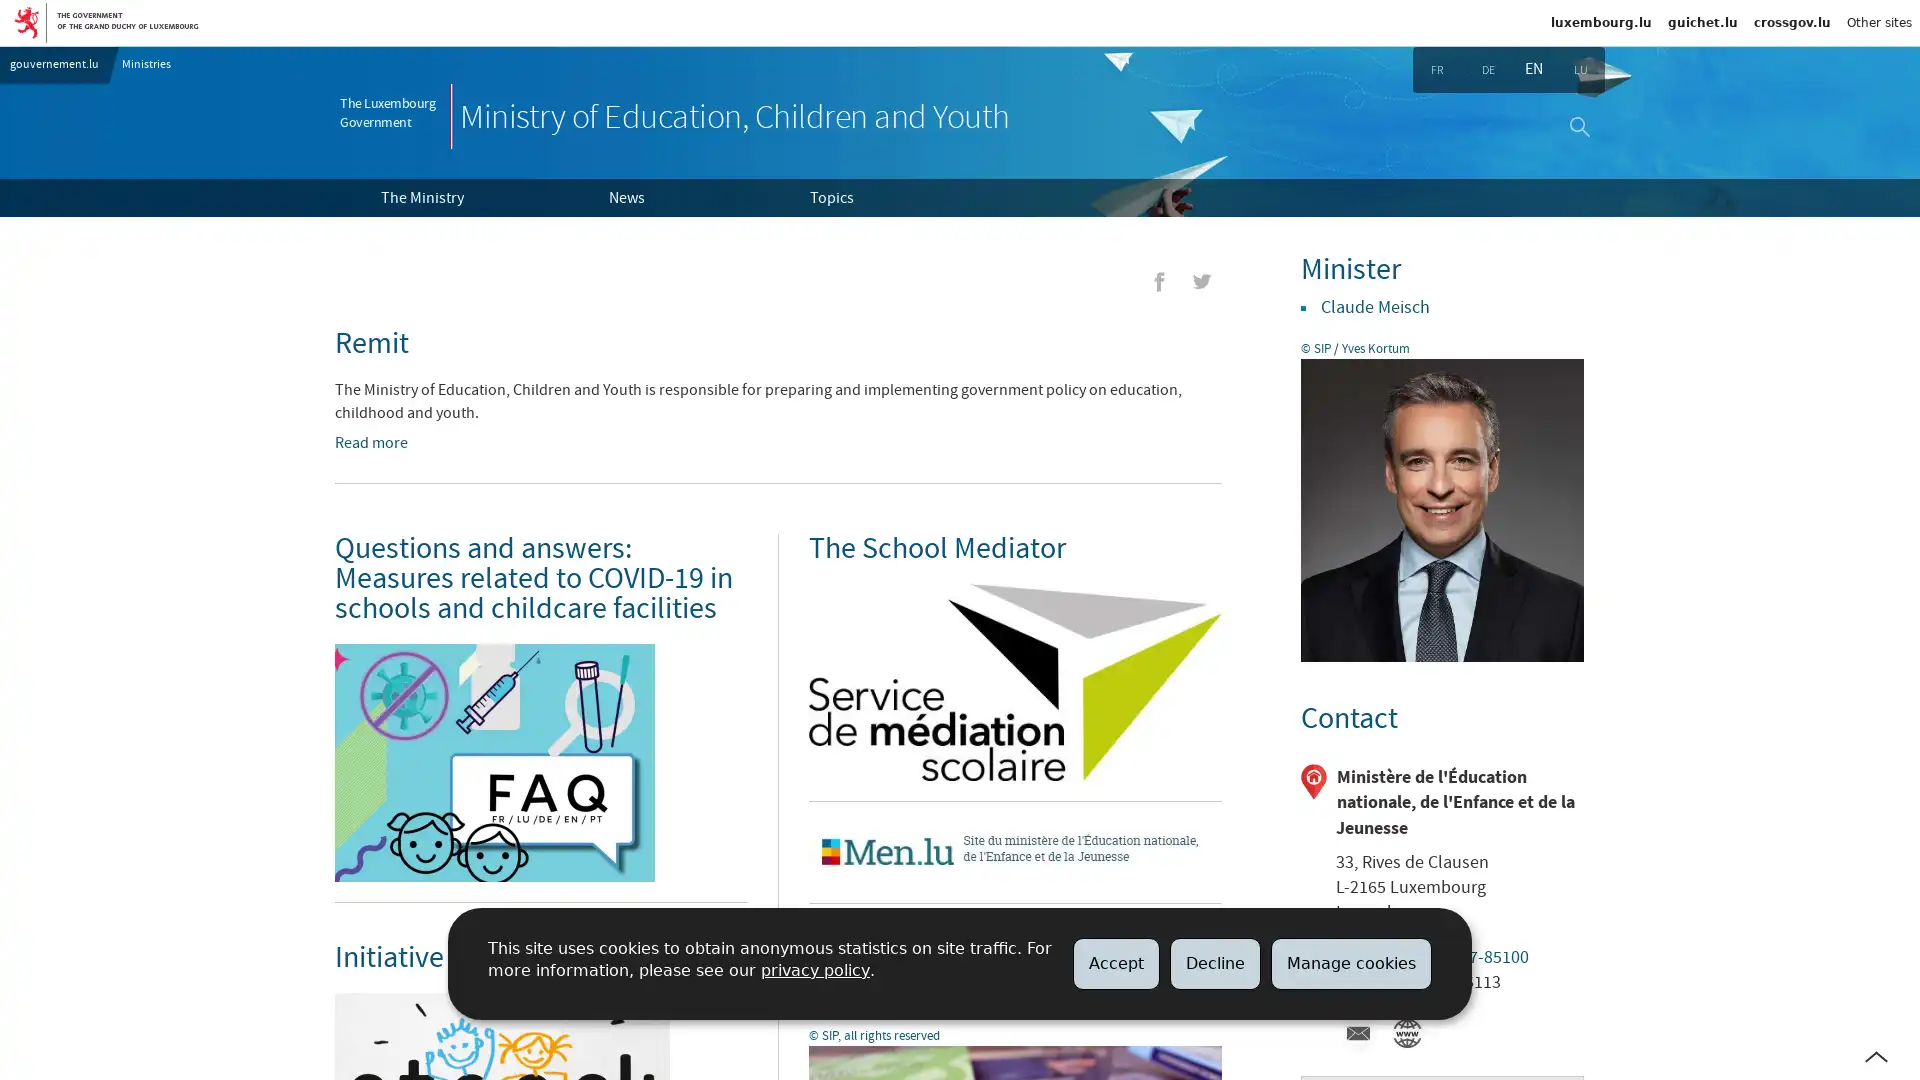 The height and width of the screenshot is (1080, 1920). Describe the element at coordinates (1351, 963) in the screenshot. I see `Manage cookies` at that location.